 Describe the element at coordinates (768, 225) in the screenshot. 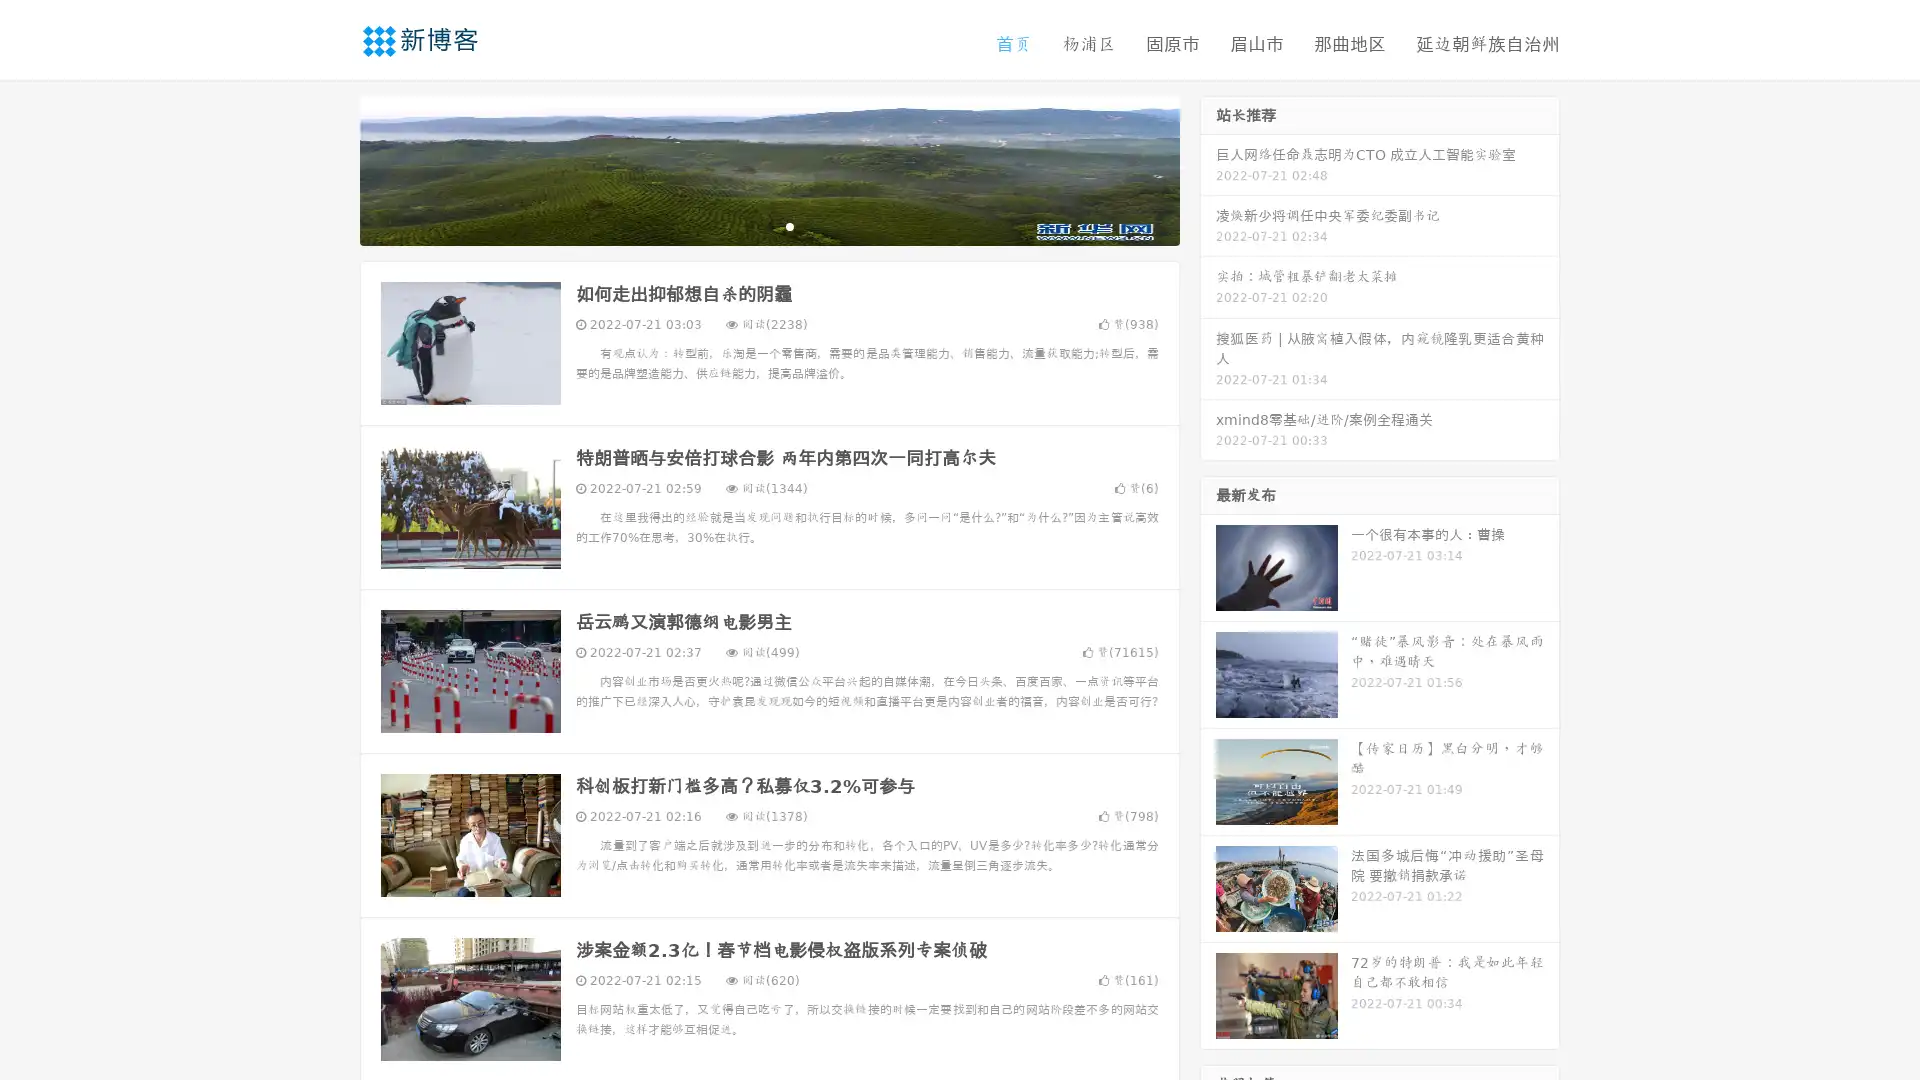

I see `Go to slide 2` at that location.